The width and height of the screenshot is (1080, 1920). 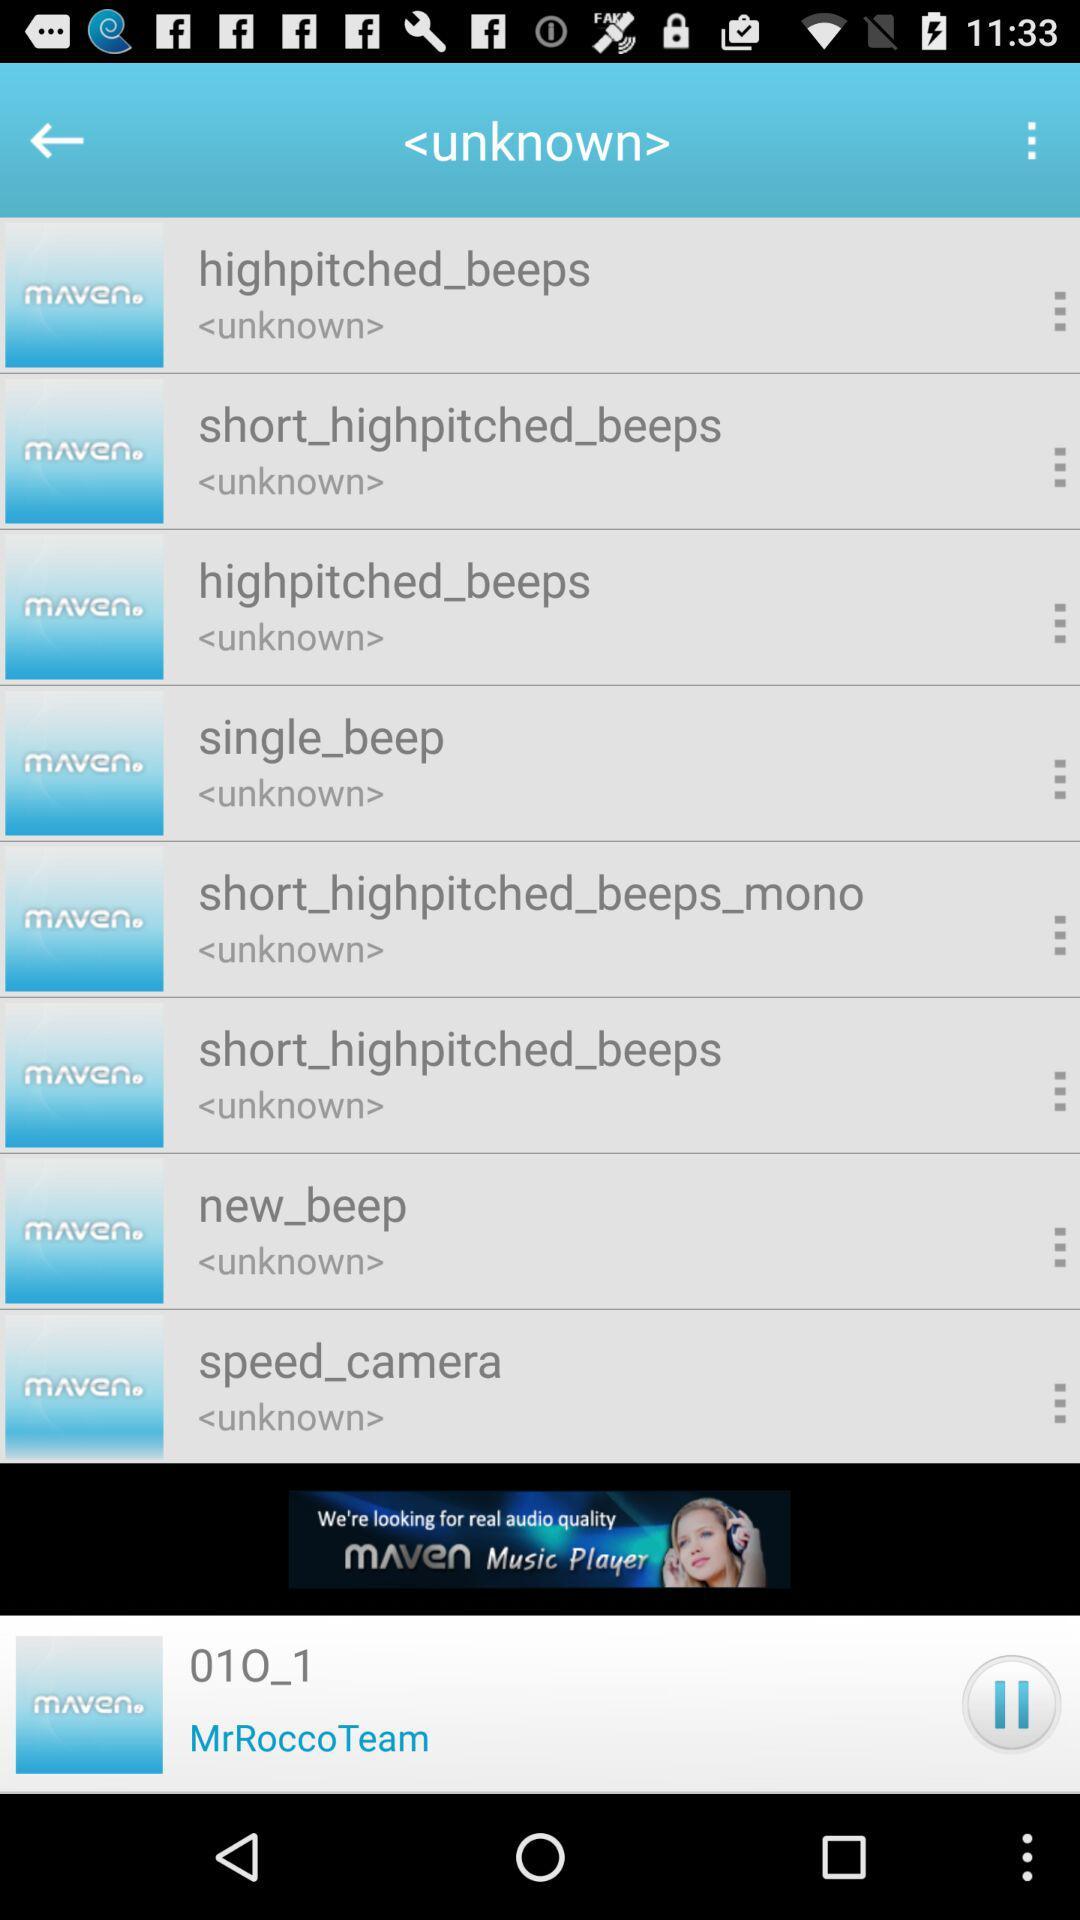 What do you see at coordinates (1027, 334) in the screenshot?
I see `the more icon` at bounding box center [1027, 334].